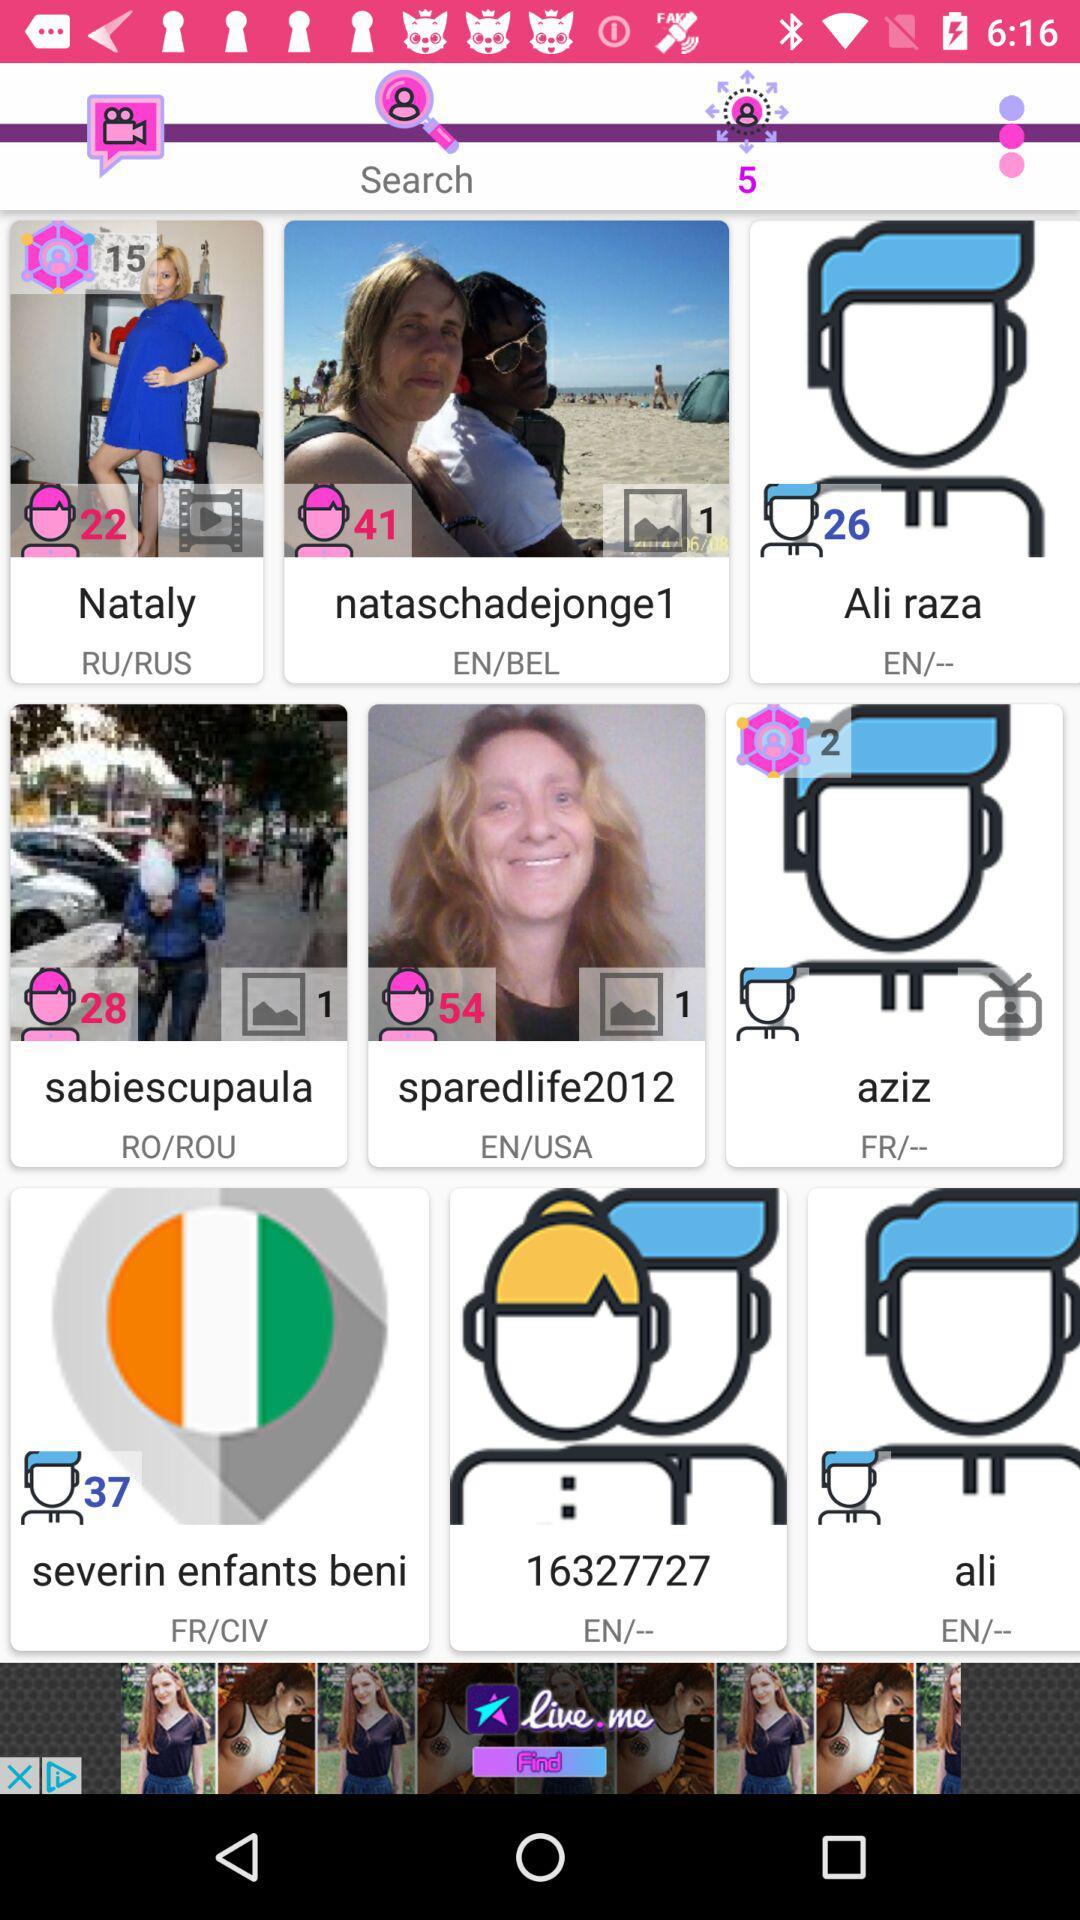  What do you see at coordinates (540, 1727) in the screenshot?
I see `opens an advertisement` at bounding box center [540, 1727].